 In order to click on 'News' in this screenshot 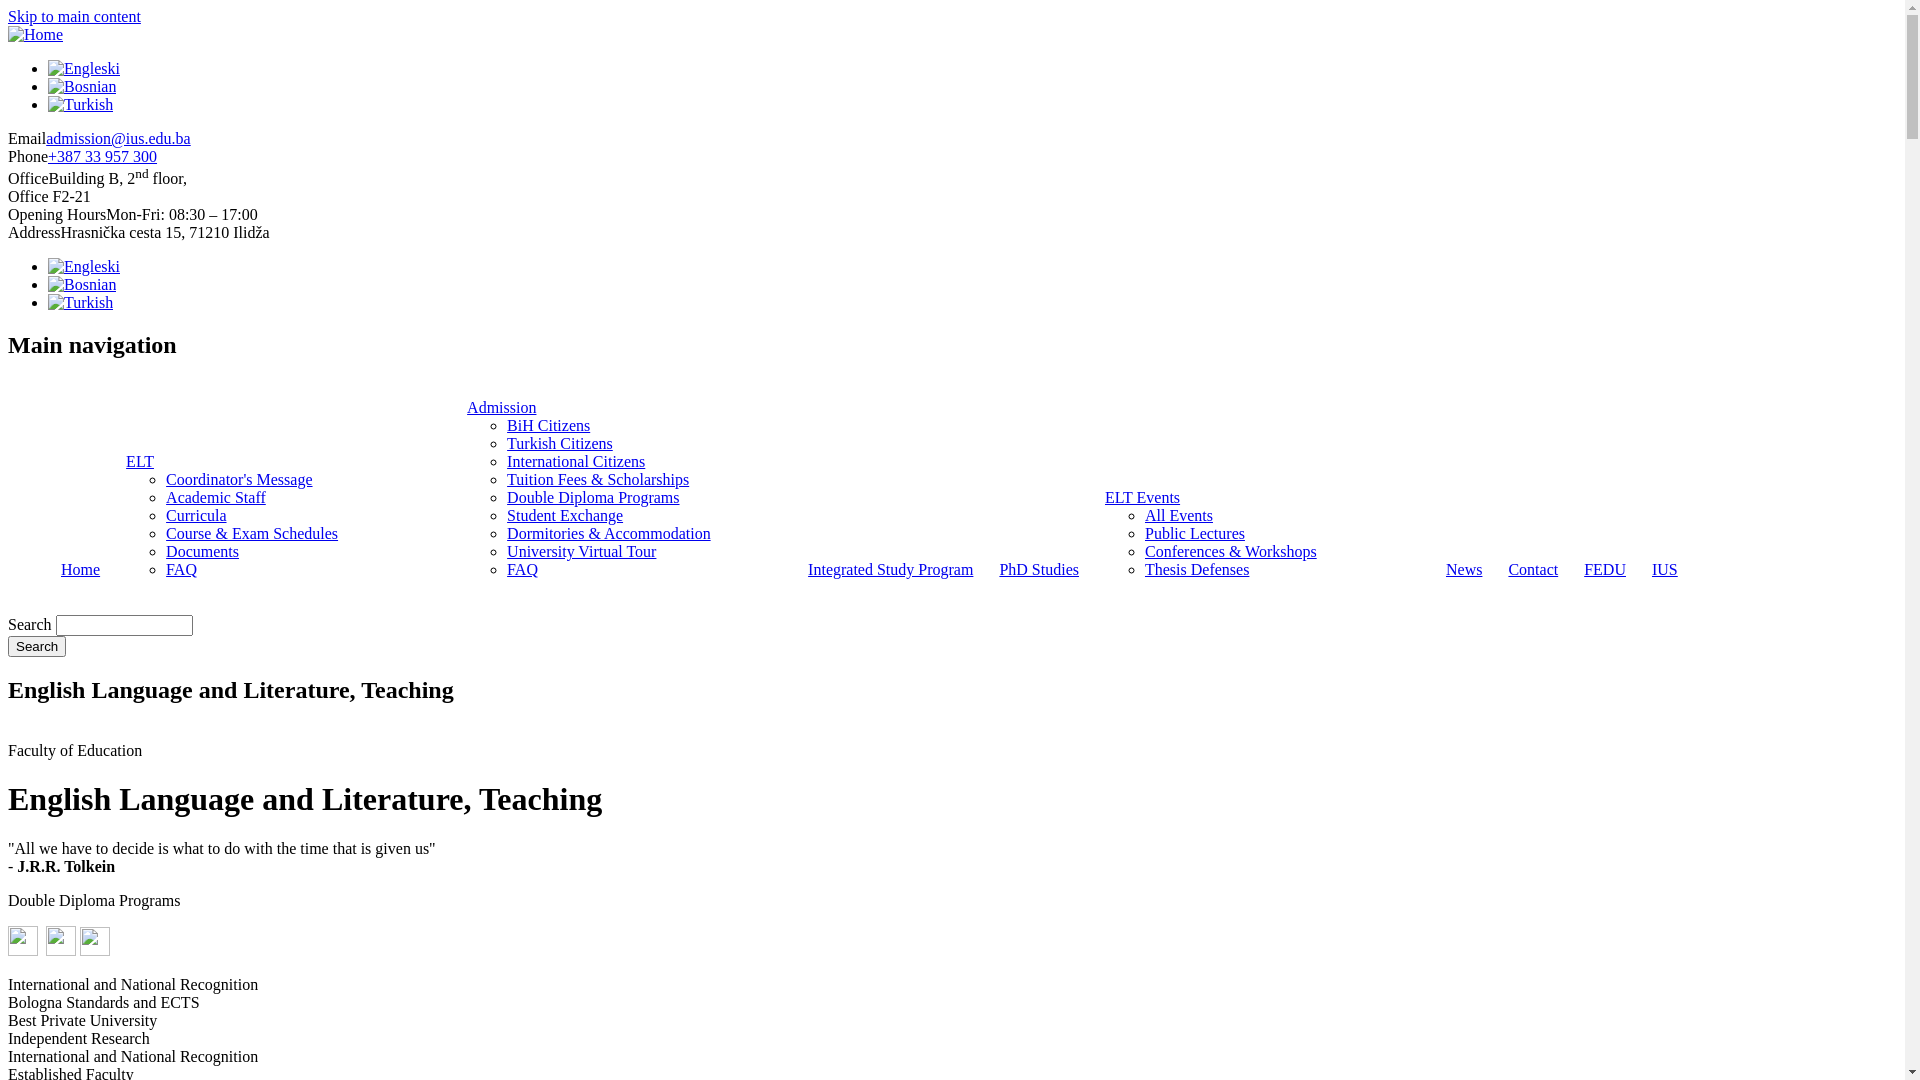, I will do `click(1464, 569)`.